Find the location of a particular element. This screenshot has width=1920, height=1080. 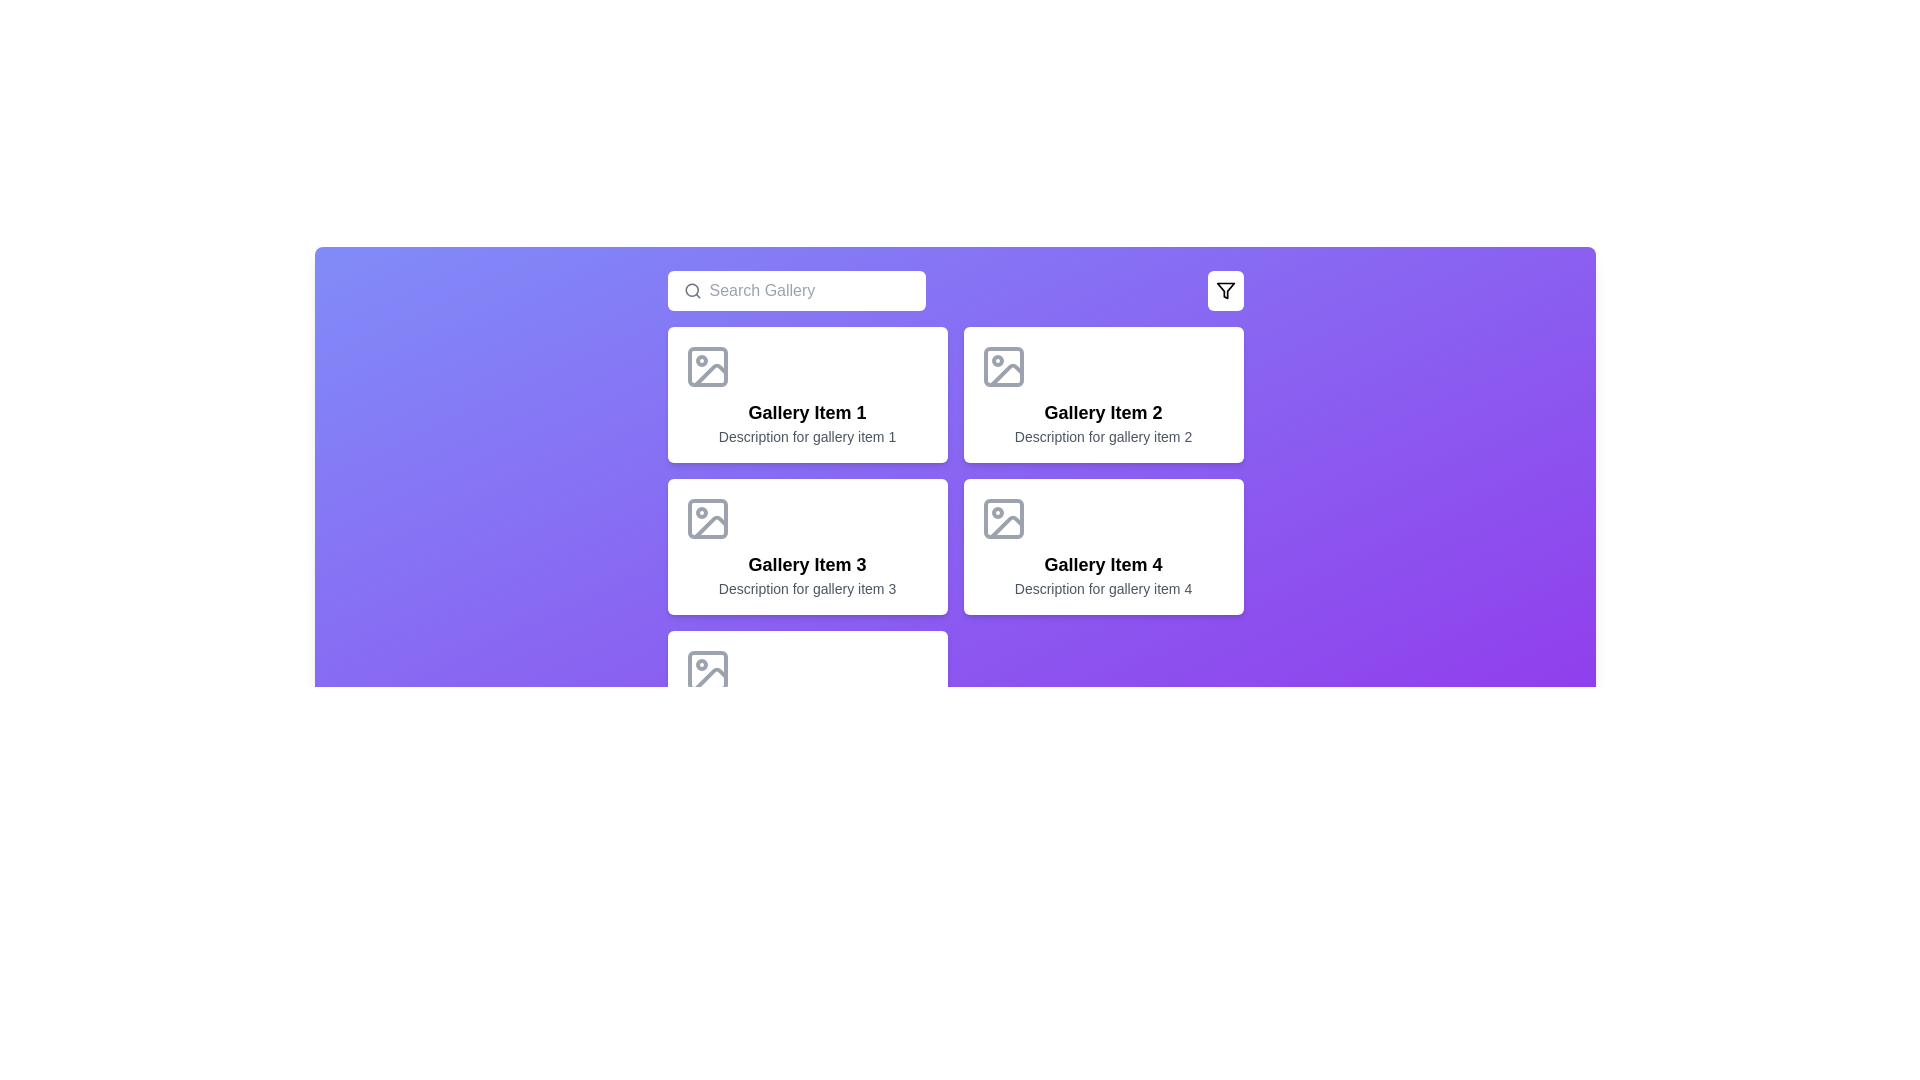

the fifth item card in a 2-column grid located in the bottom-left corner of the grid is located at coordinates (807, 697).